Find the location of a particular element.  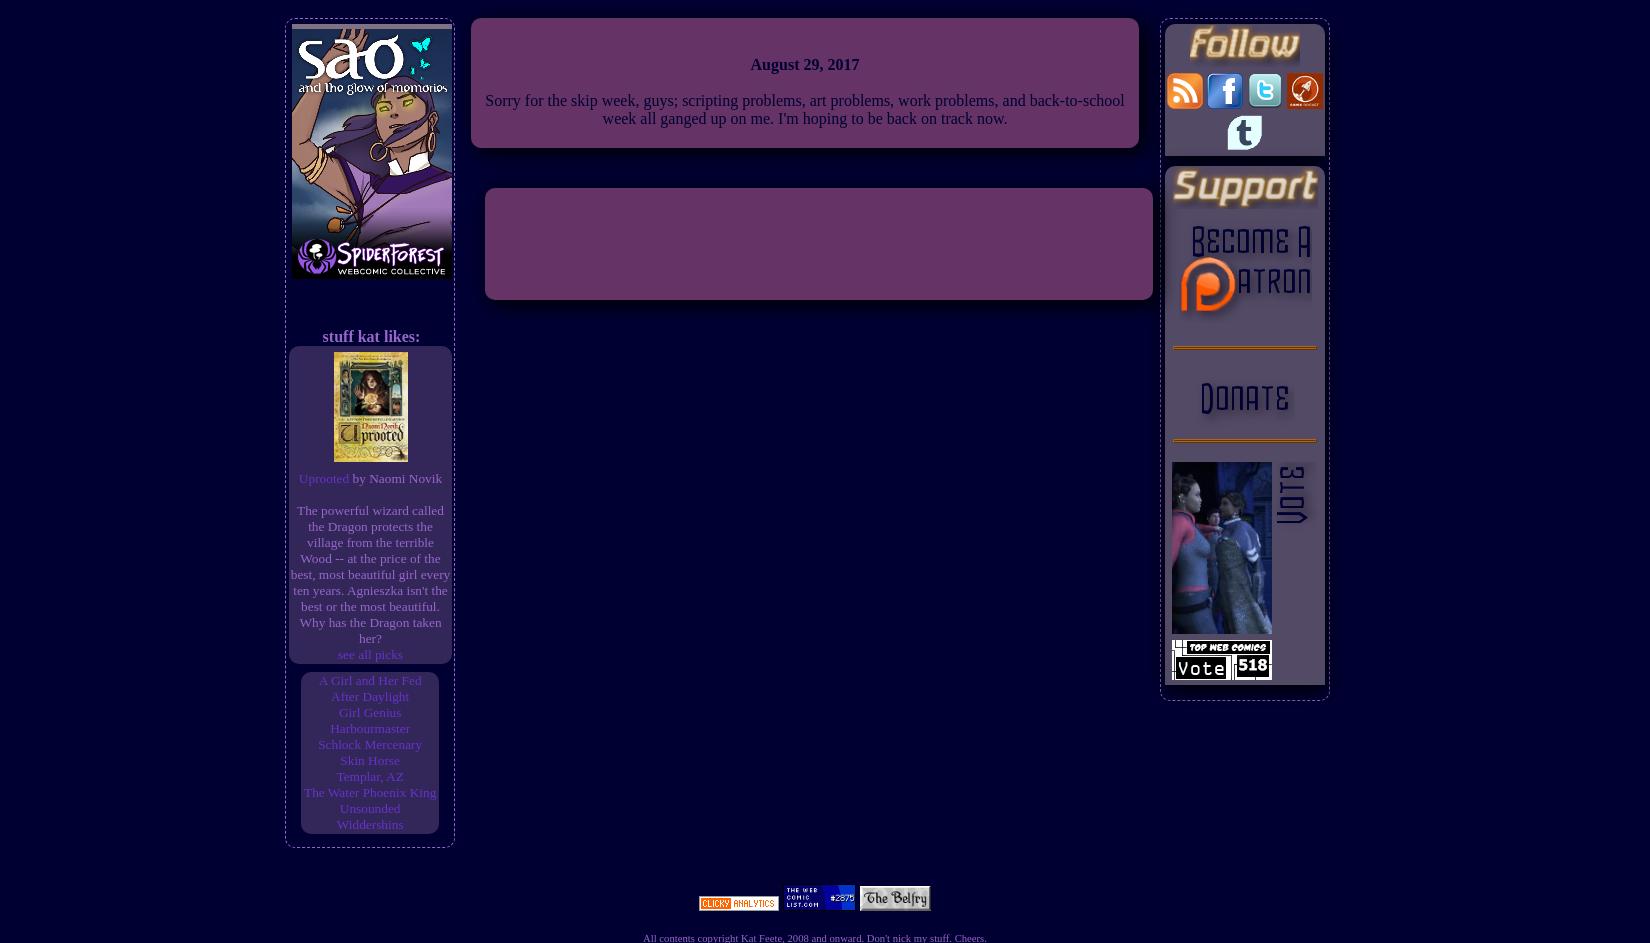

'RSS Feed' is located at coordinates (858, 360).